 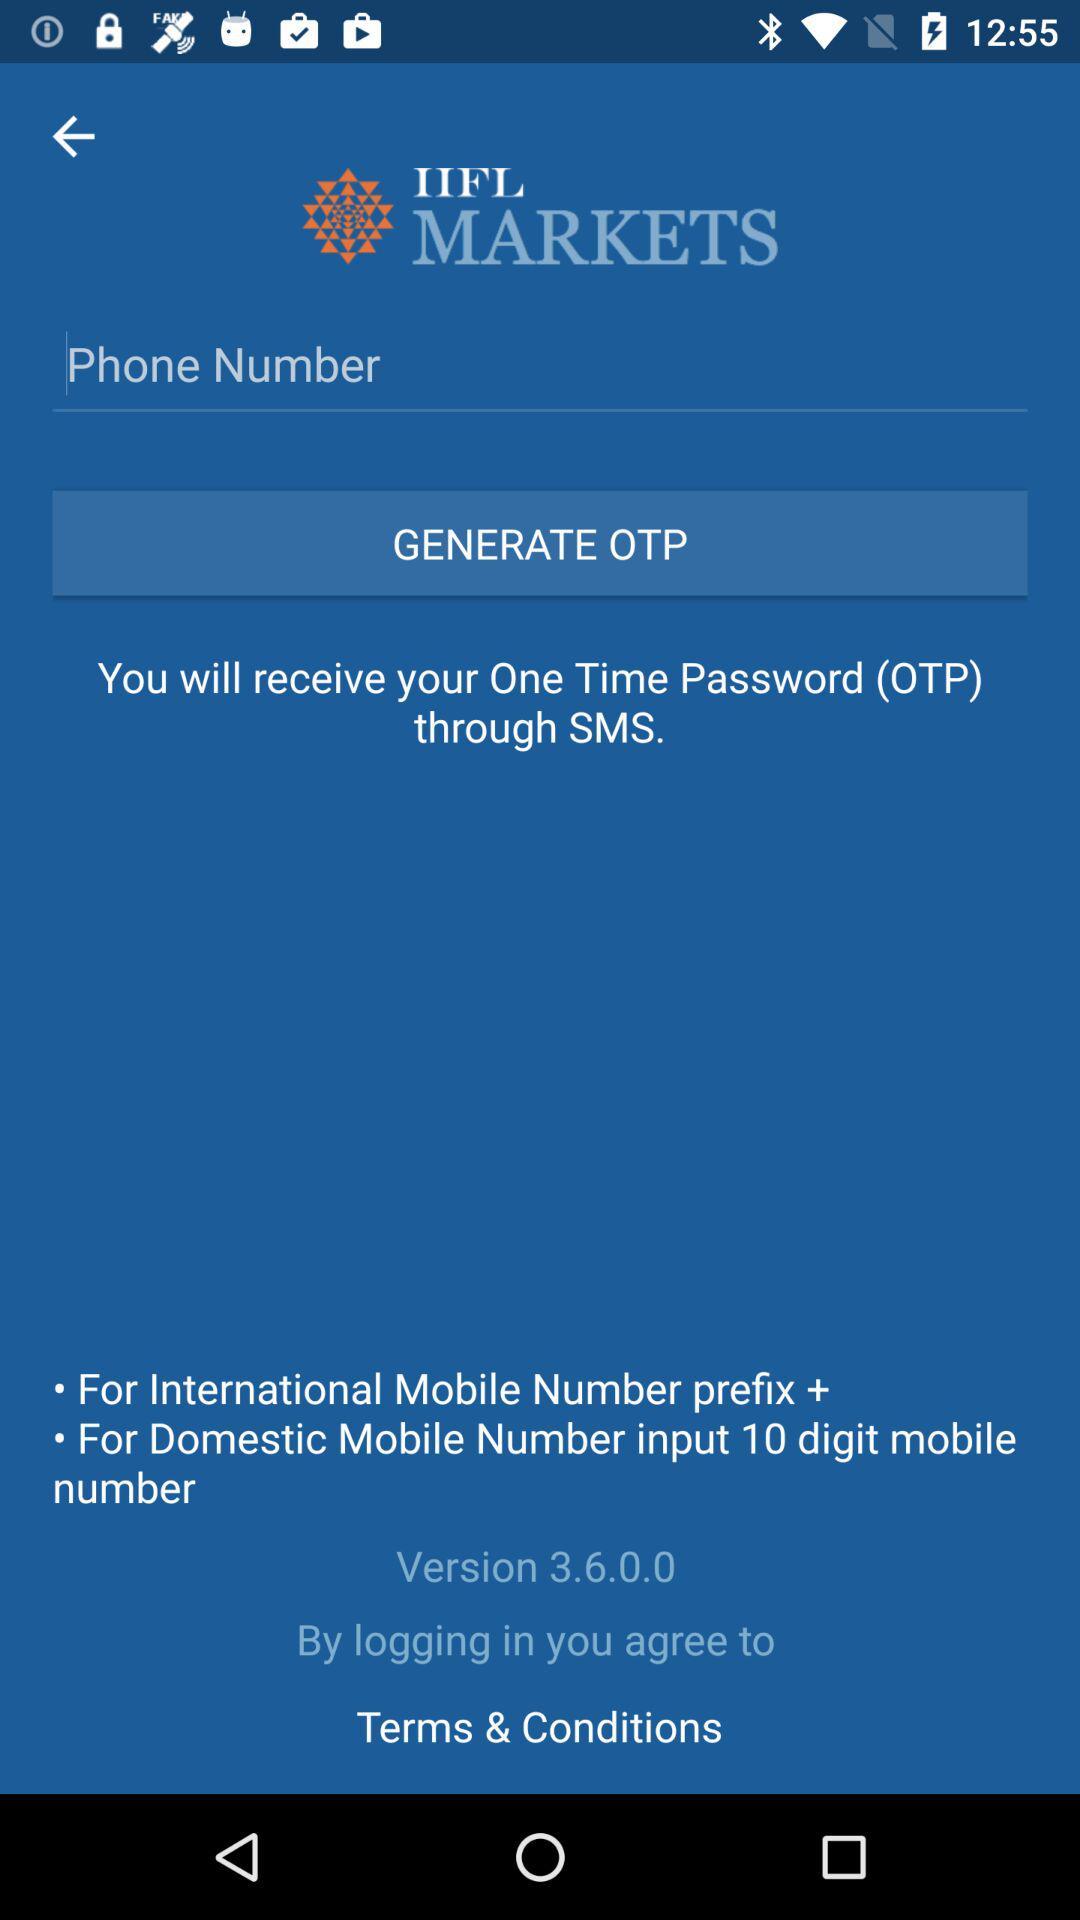 What do you see at coordinates (540, 1564) in the screenshot?
I see `item below for international mobile item` at bounding box center [540, 1564].